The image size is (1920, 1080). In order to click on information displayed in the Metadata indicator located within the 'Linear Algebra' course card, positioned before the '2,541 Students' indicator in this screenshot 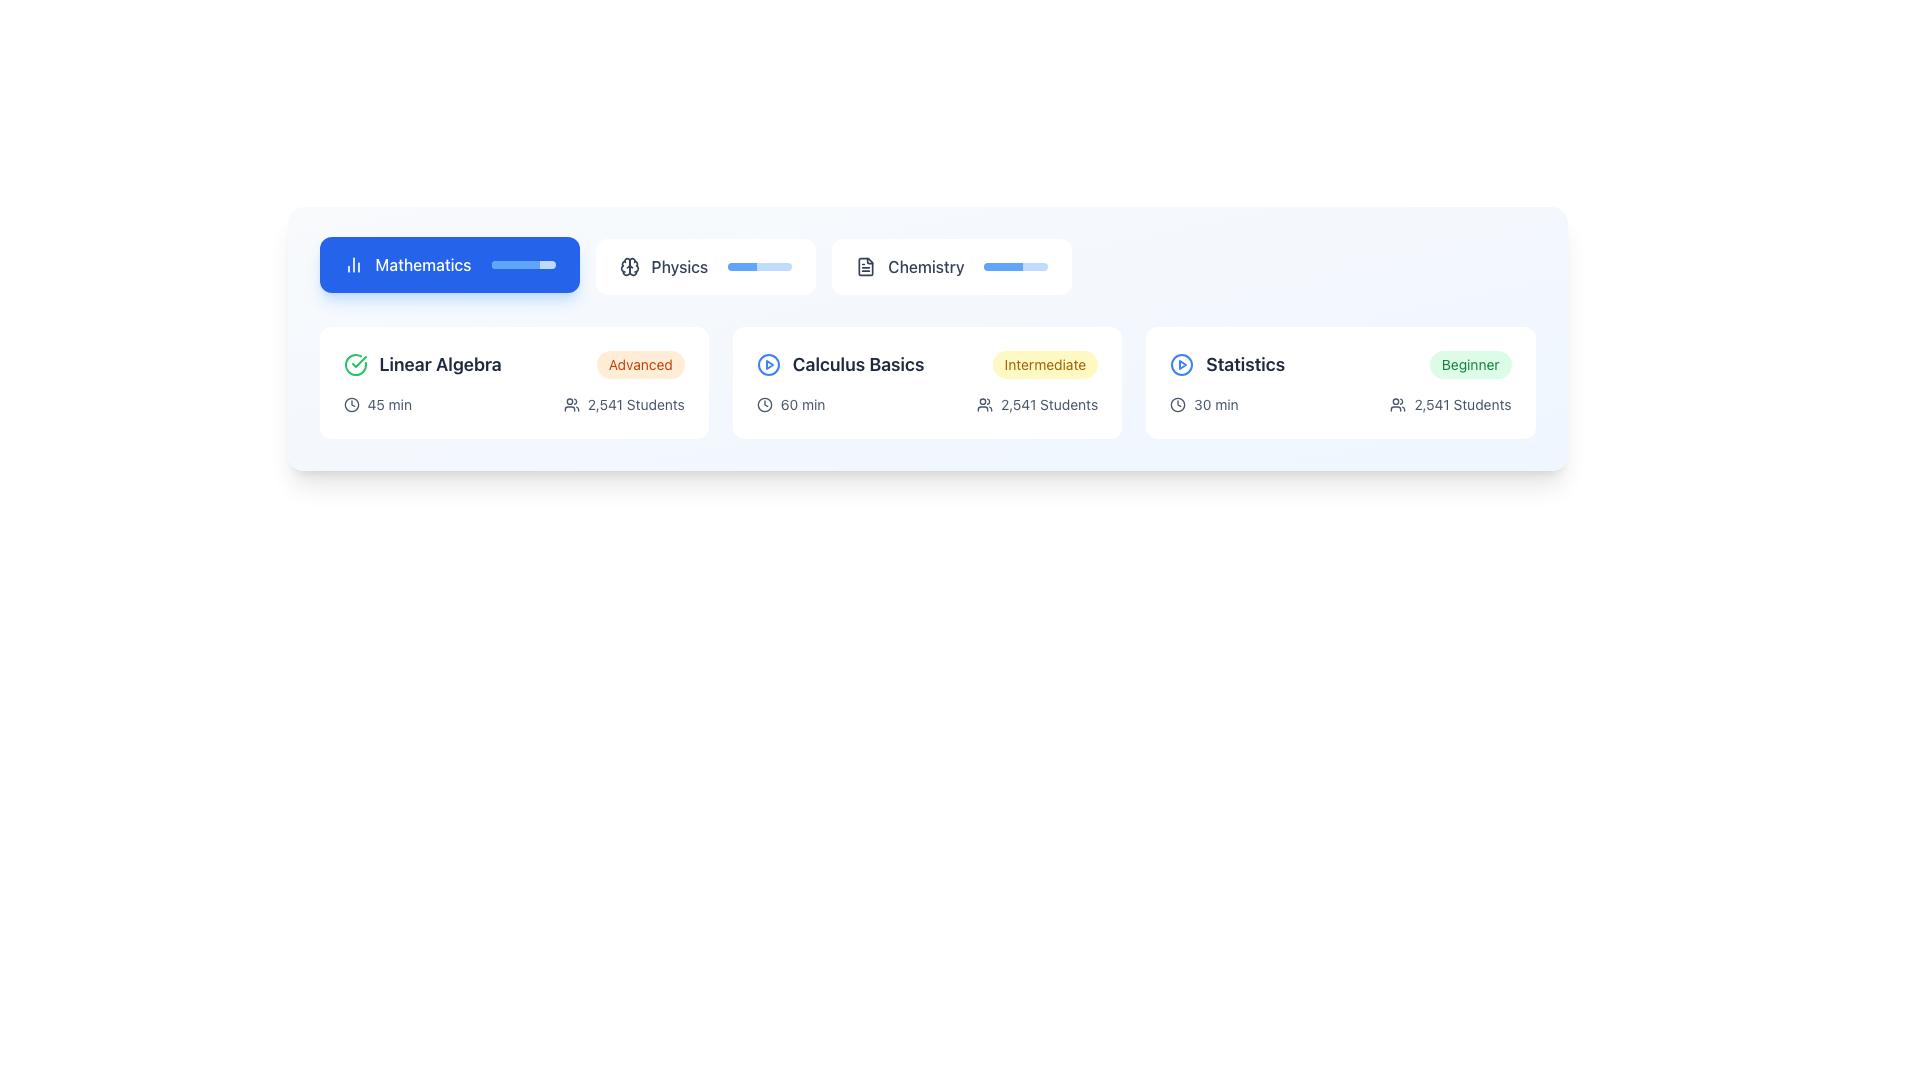, I will do `click(377, 405)`.